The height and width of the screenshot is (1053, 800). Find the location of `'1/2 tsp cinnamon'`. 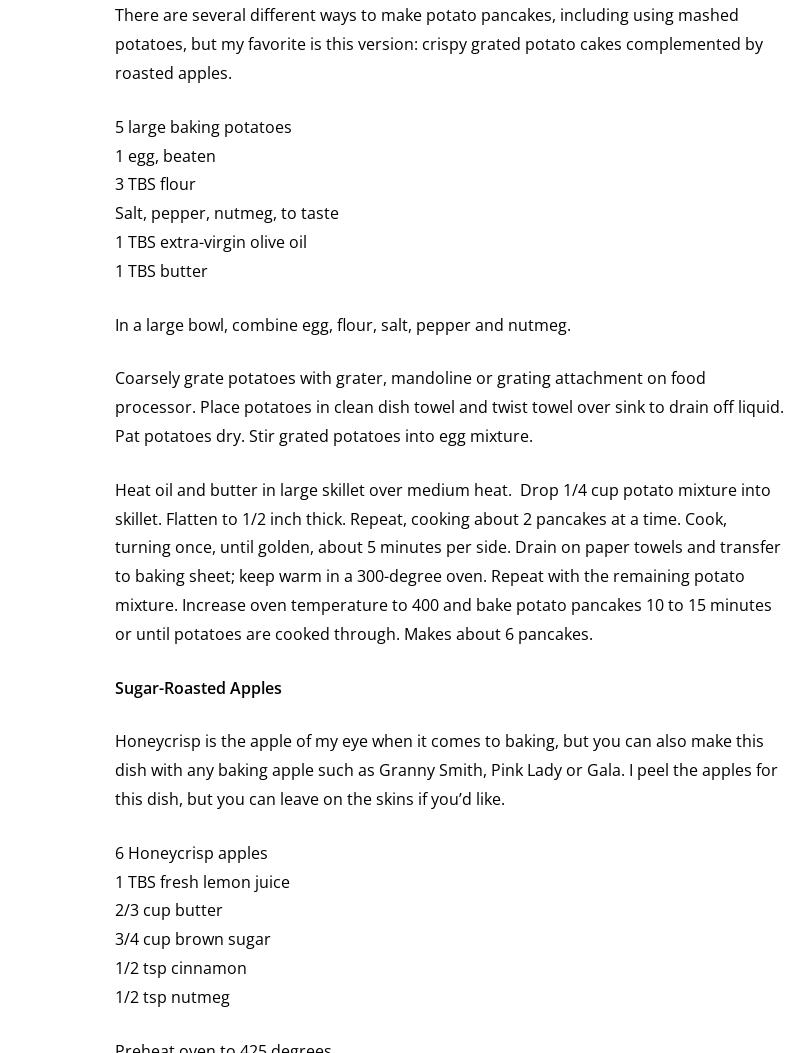

'1/2 tsp cinnamon' is located at coordinates (180, 966).